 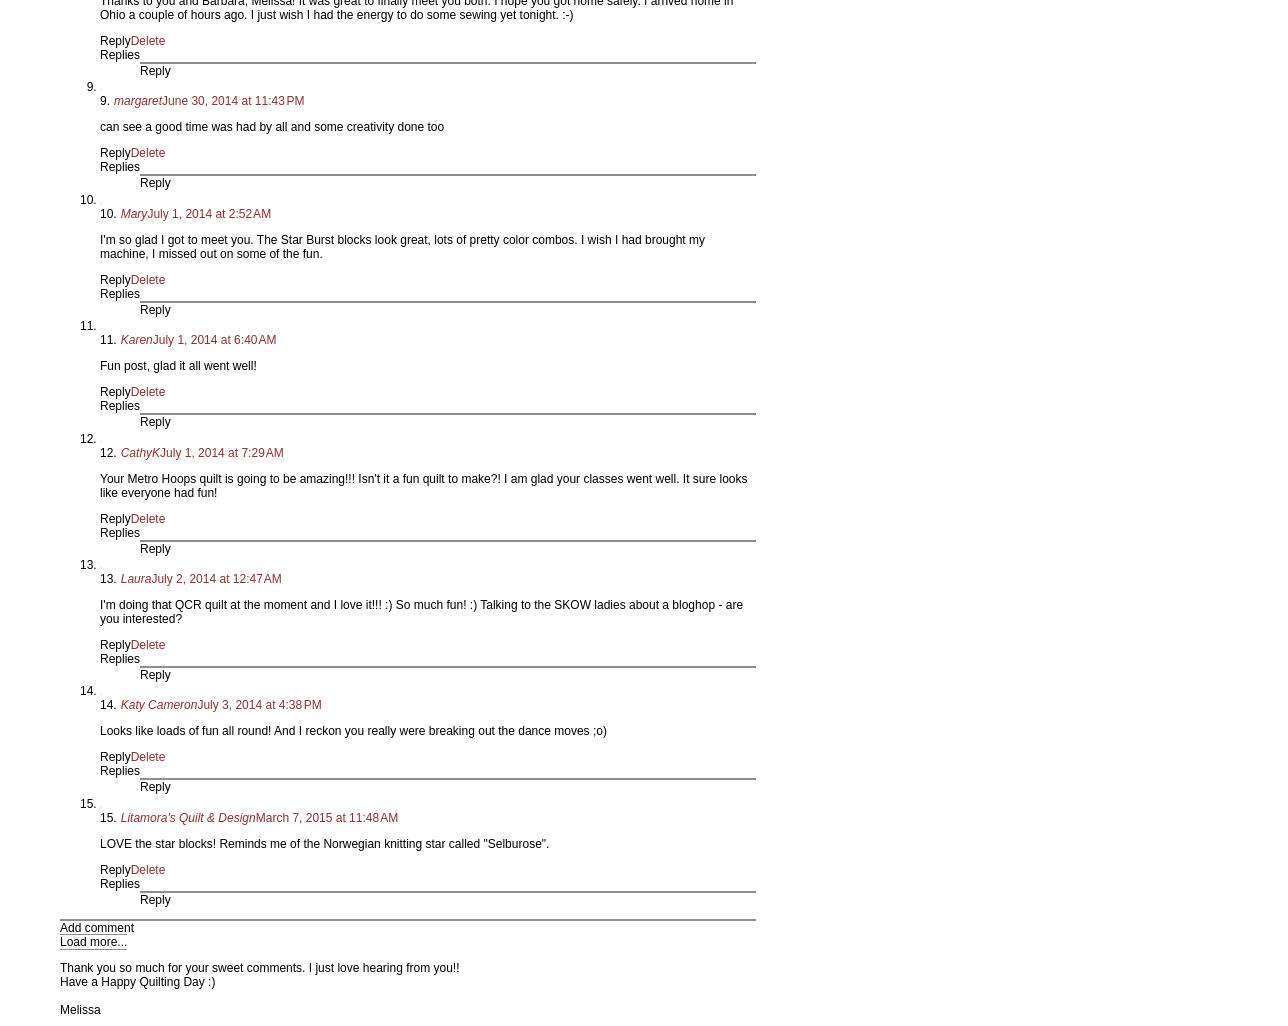 What do you see at coordinates (135, 577) in the screenshot?
I see `'Laura'` at bounding box center [135, 577].